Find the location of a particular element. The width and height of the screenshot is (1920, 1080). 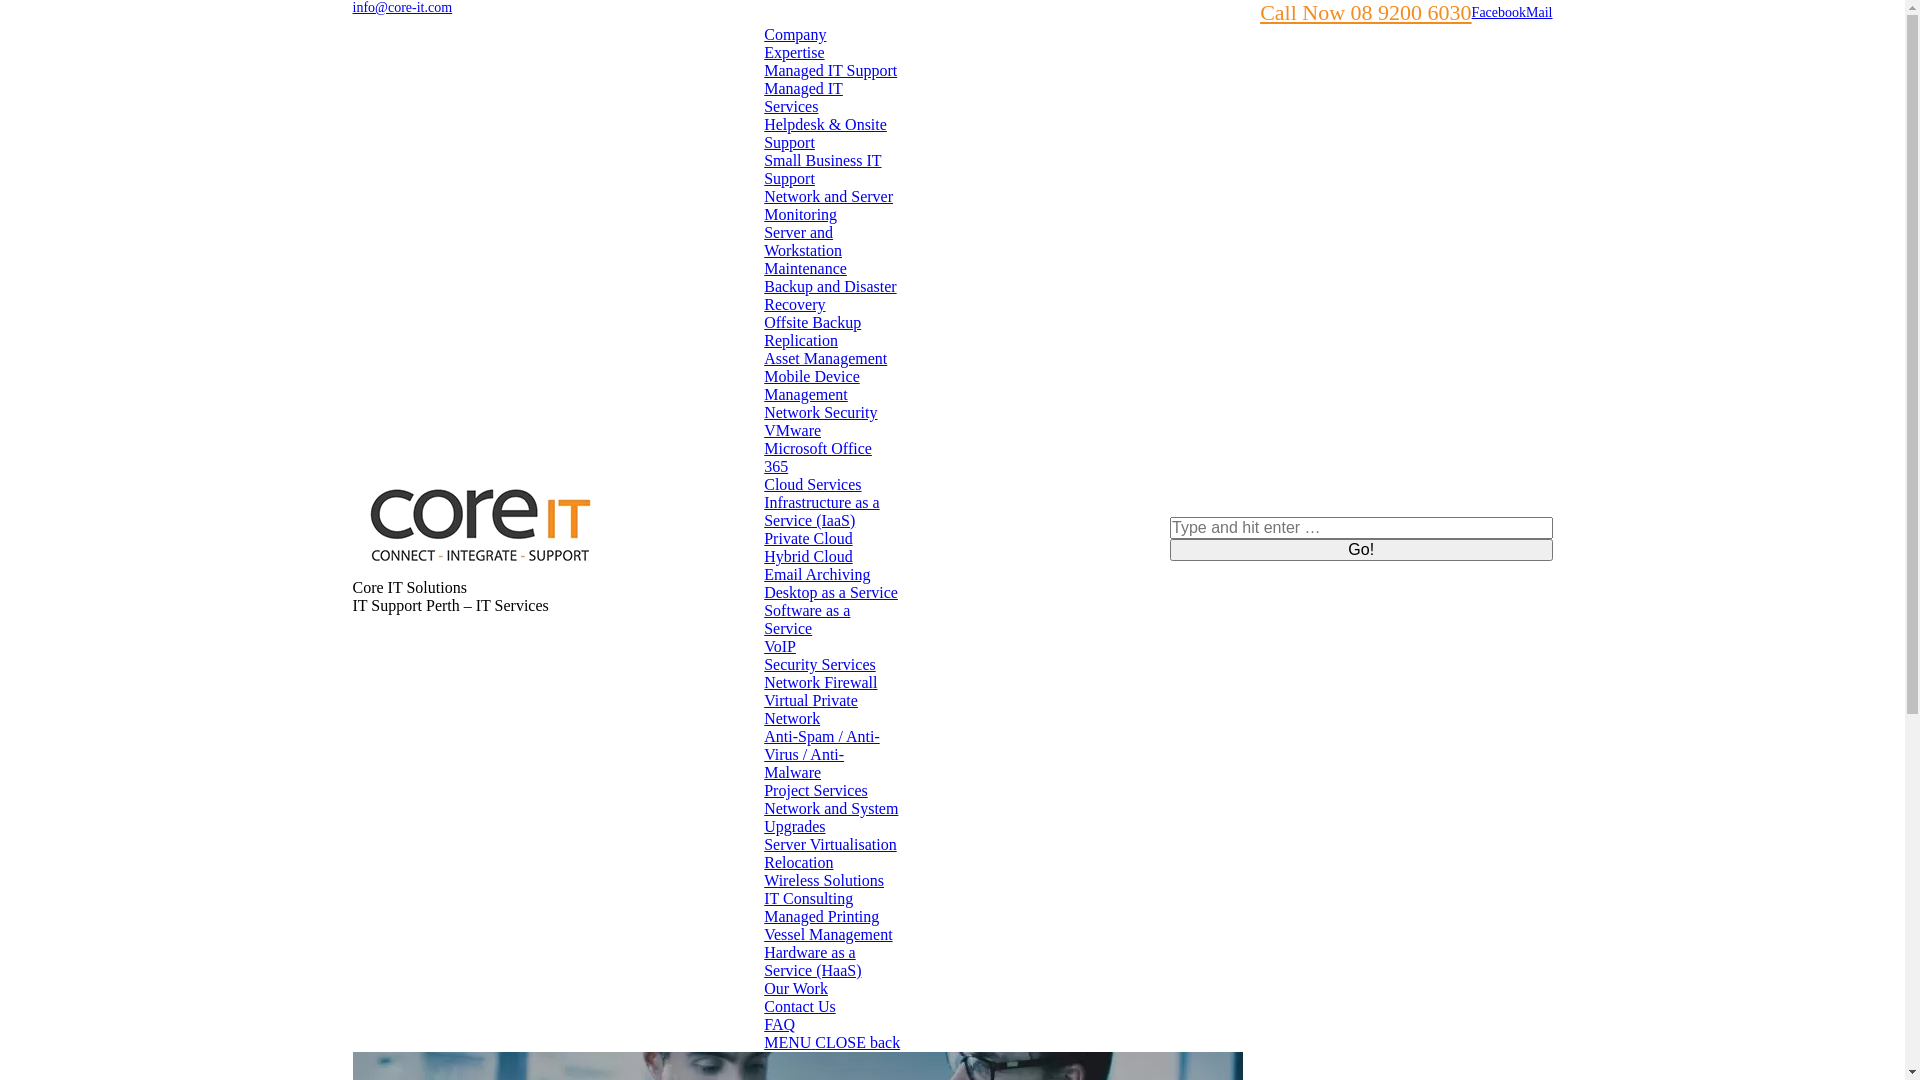

'Infrastructure as a Service (IaaS)' is located at coordinates (821, 510).